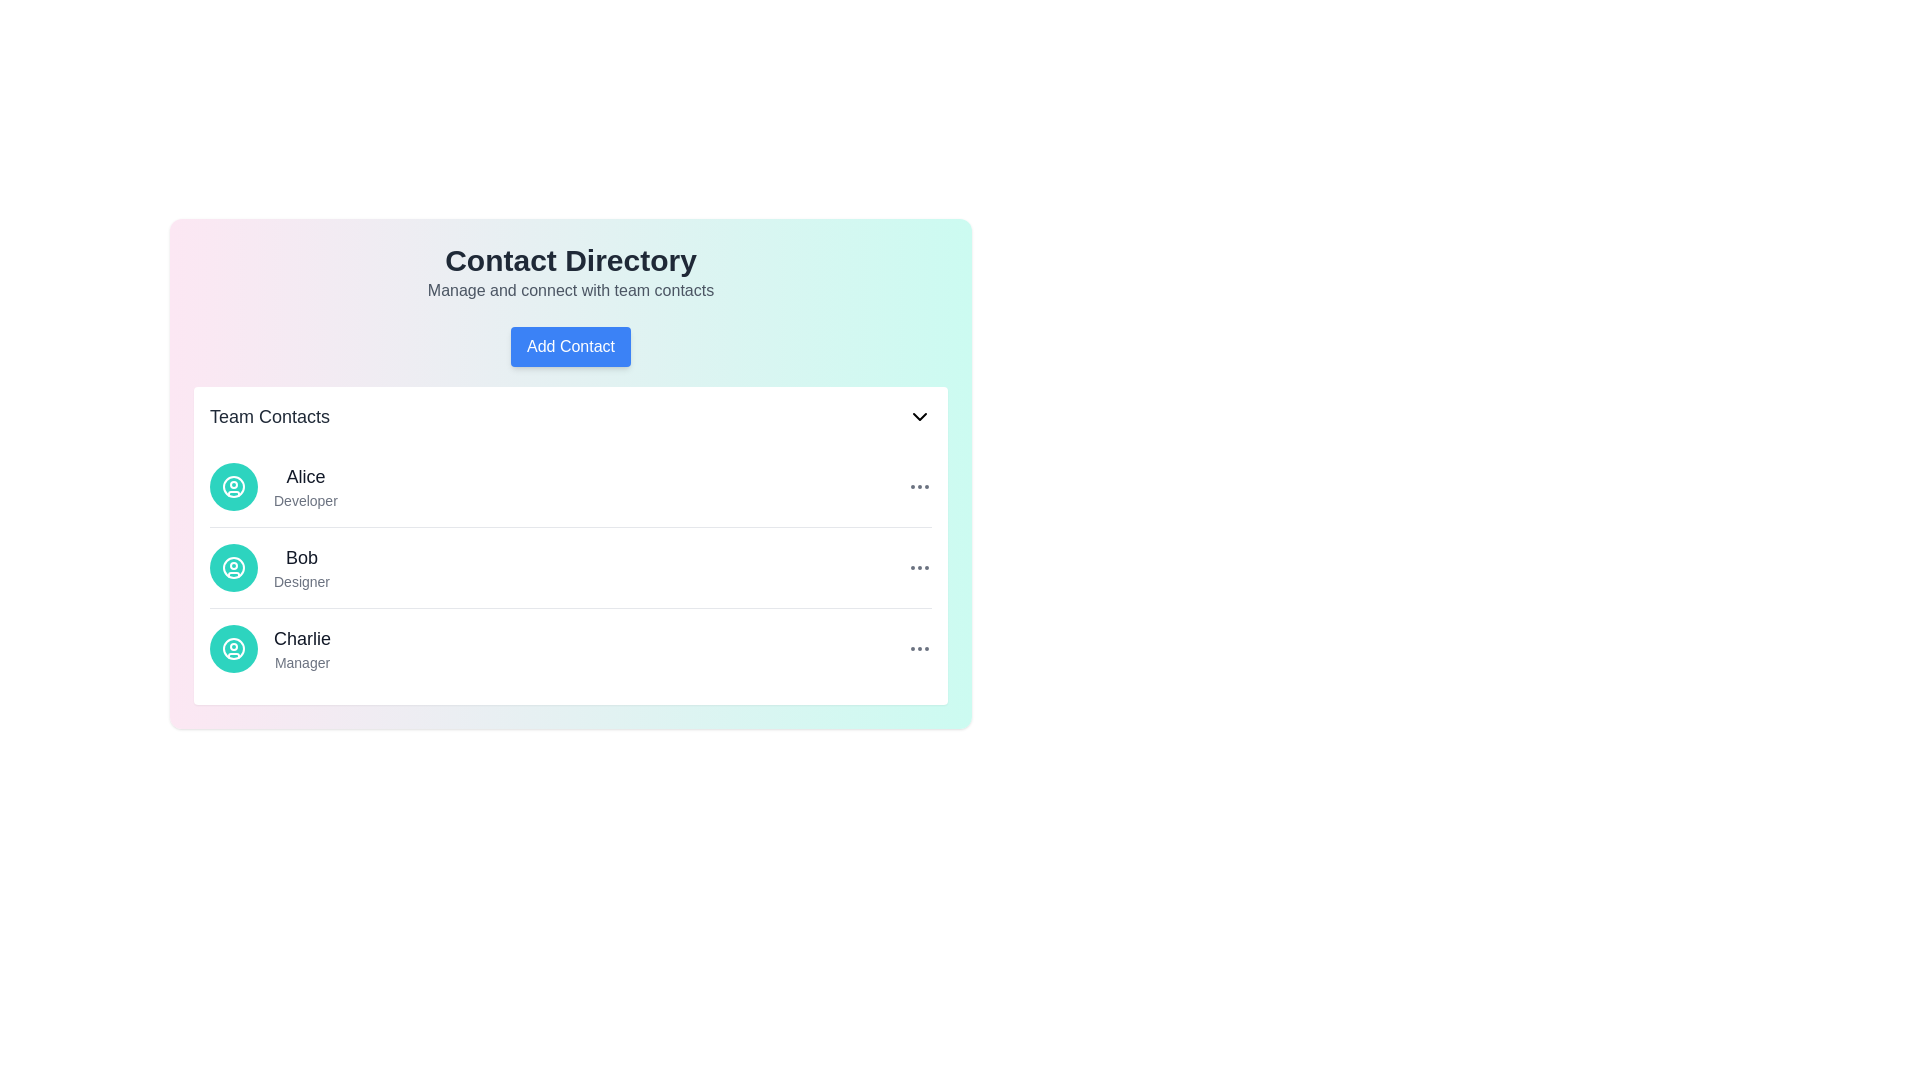 The width and height of the screenshot is (1920, 1080). What do you see at coordinates (234, 567) in the screenshot?
I see `the outermost circular UI component of the profile icon for user 'Bob' in the contact list` at bounding box center [234, 567].